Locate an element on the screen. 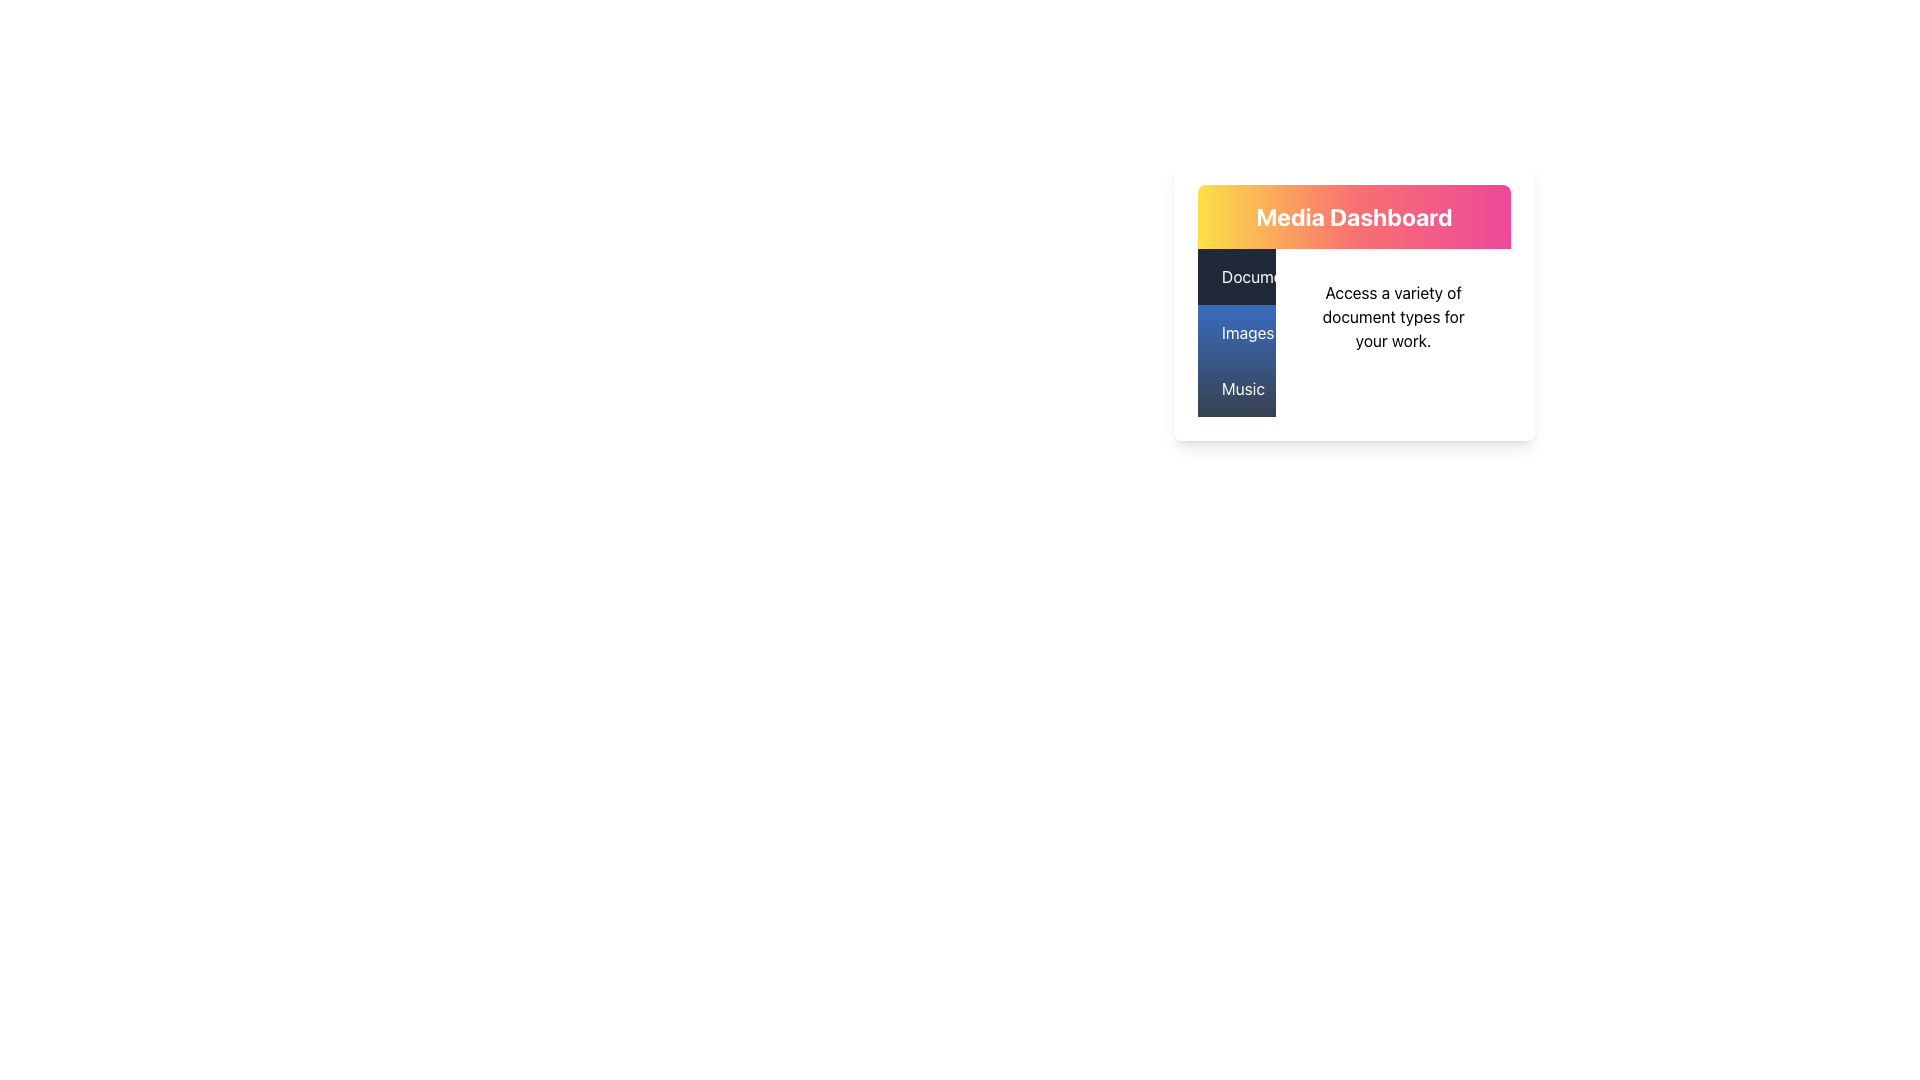 Image resolution: width=1920 pixels, height=1080 pixels. the 'Music' text label with accompanying icon element, which has a dark blue background and white text, located at the bottom of the Media Dashboard section is located at coordinates (1236, 389).